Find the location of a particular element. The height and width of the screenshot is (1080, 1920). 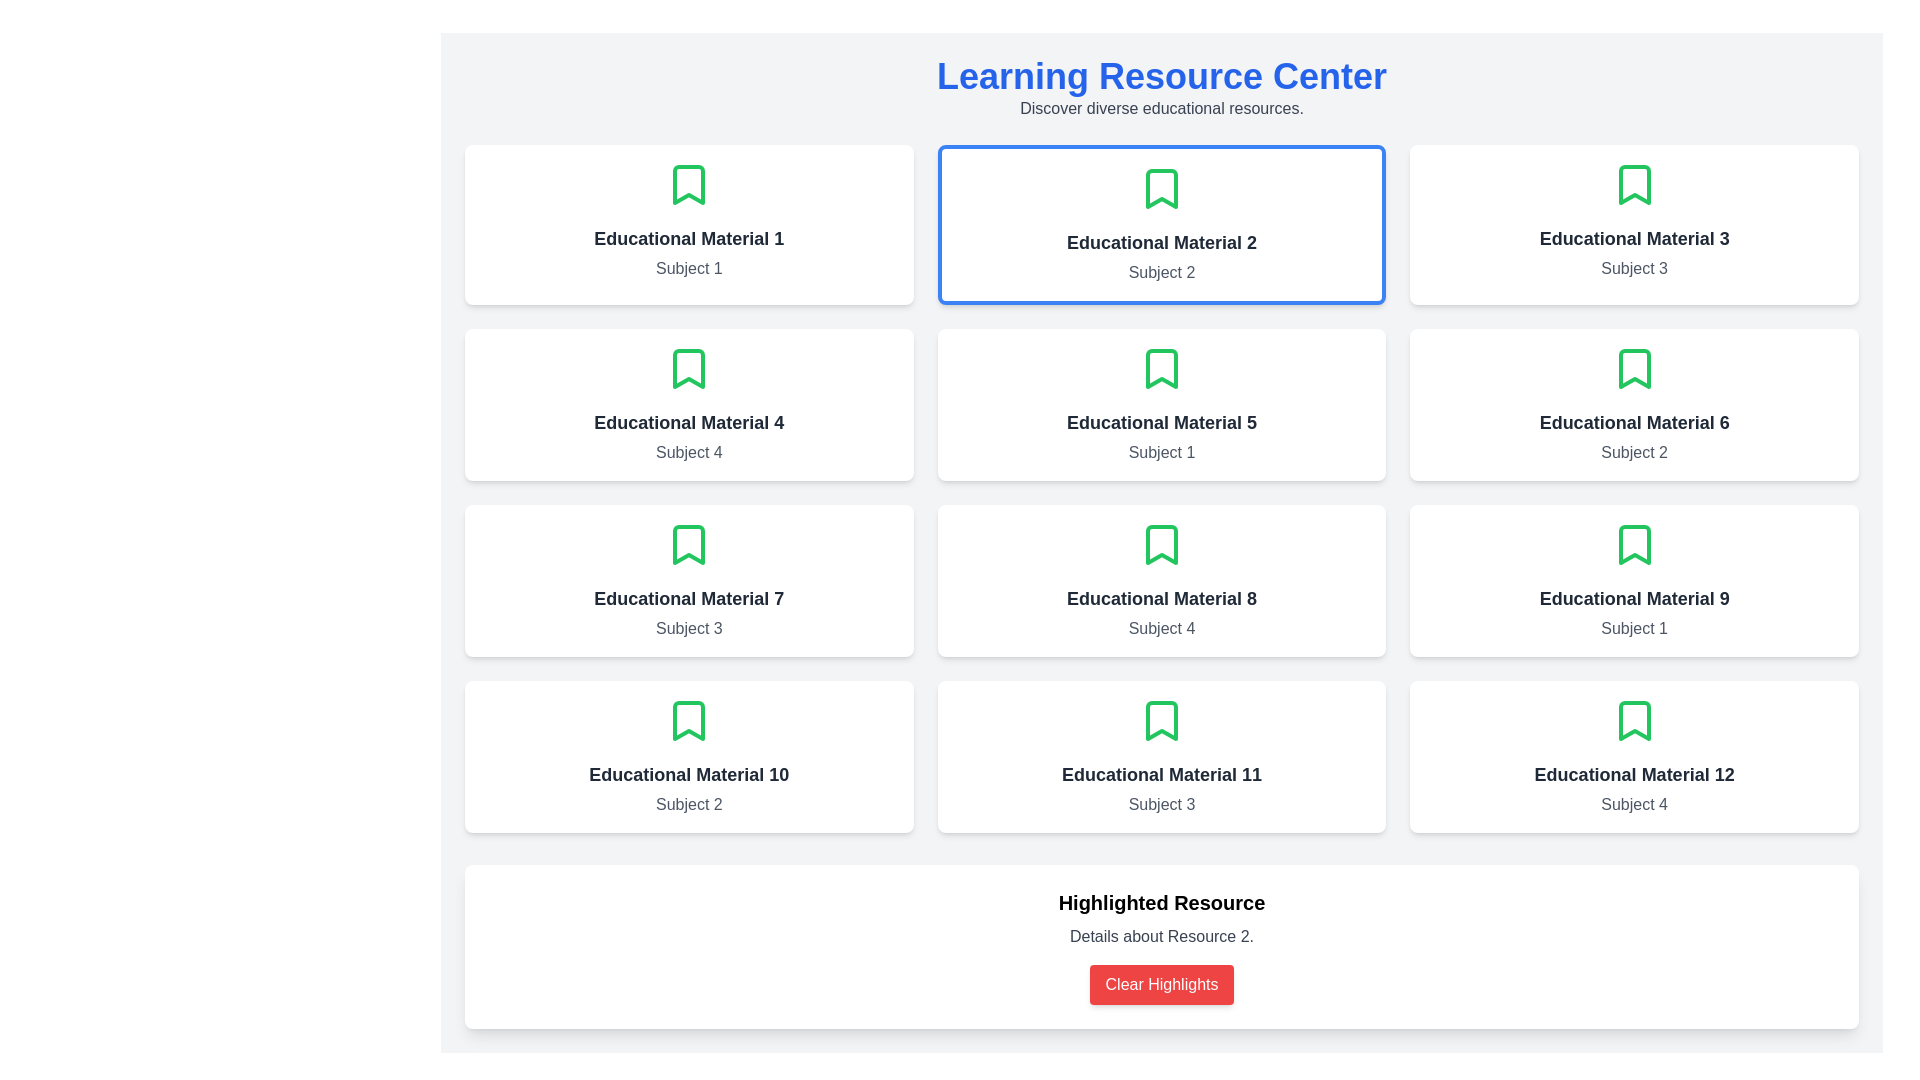

the text label displaying 'Subject 3' in gray color, located at the bottom section of the third card in the first row of the grid layout is located at coordinates (1634, 268).